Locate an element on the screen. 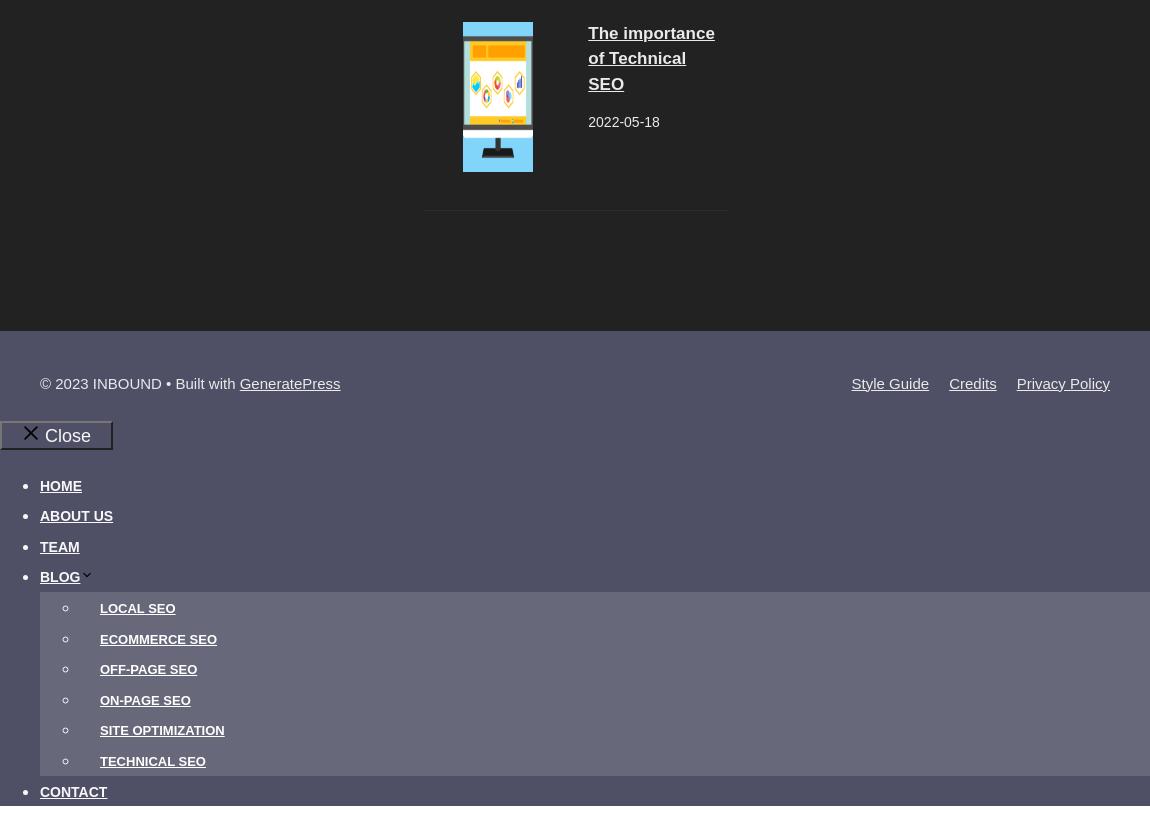  'Local SEO' is located at coordinates (136, 607).